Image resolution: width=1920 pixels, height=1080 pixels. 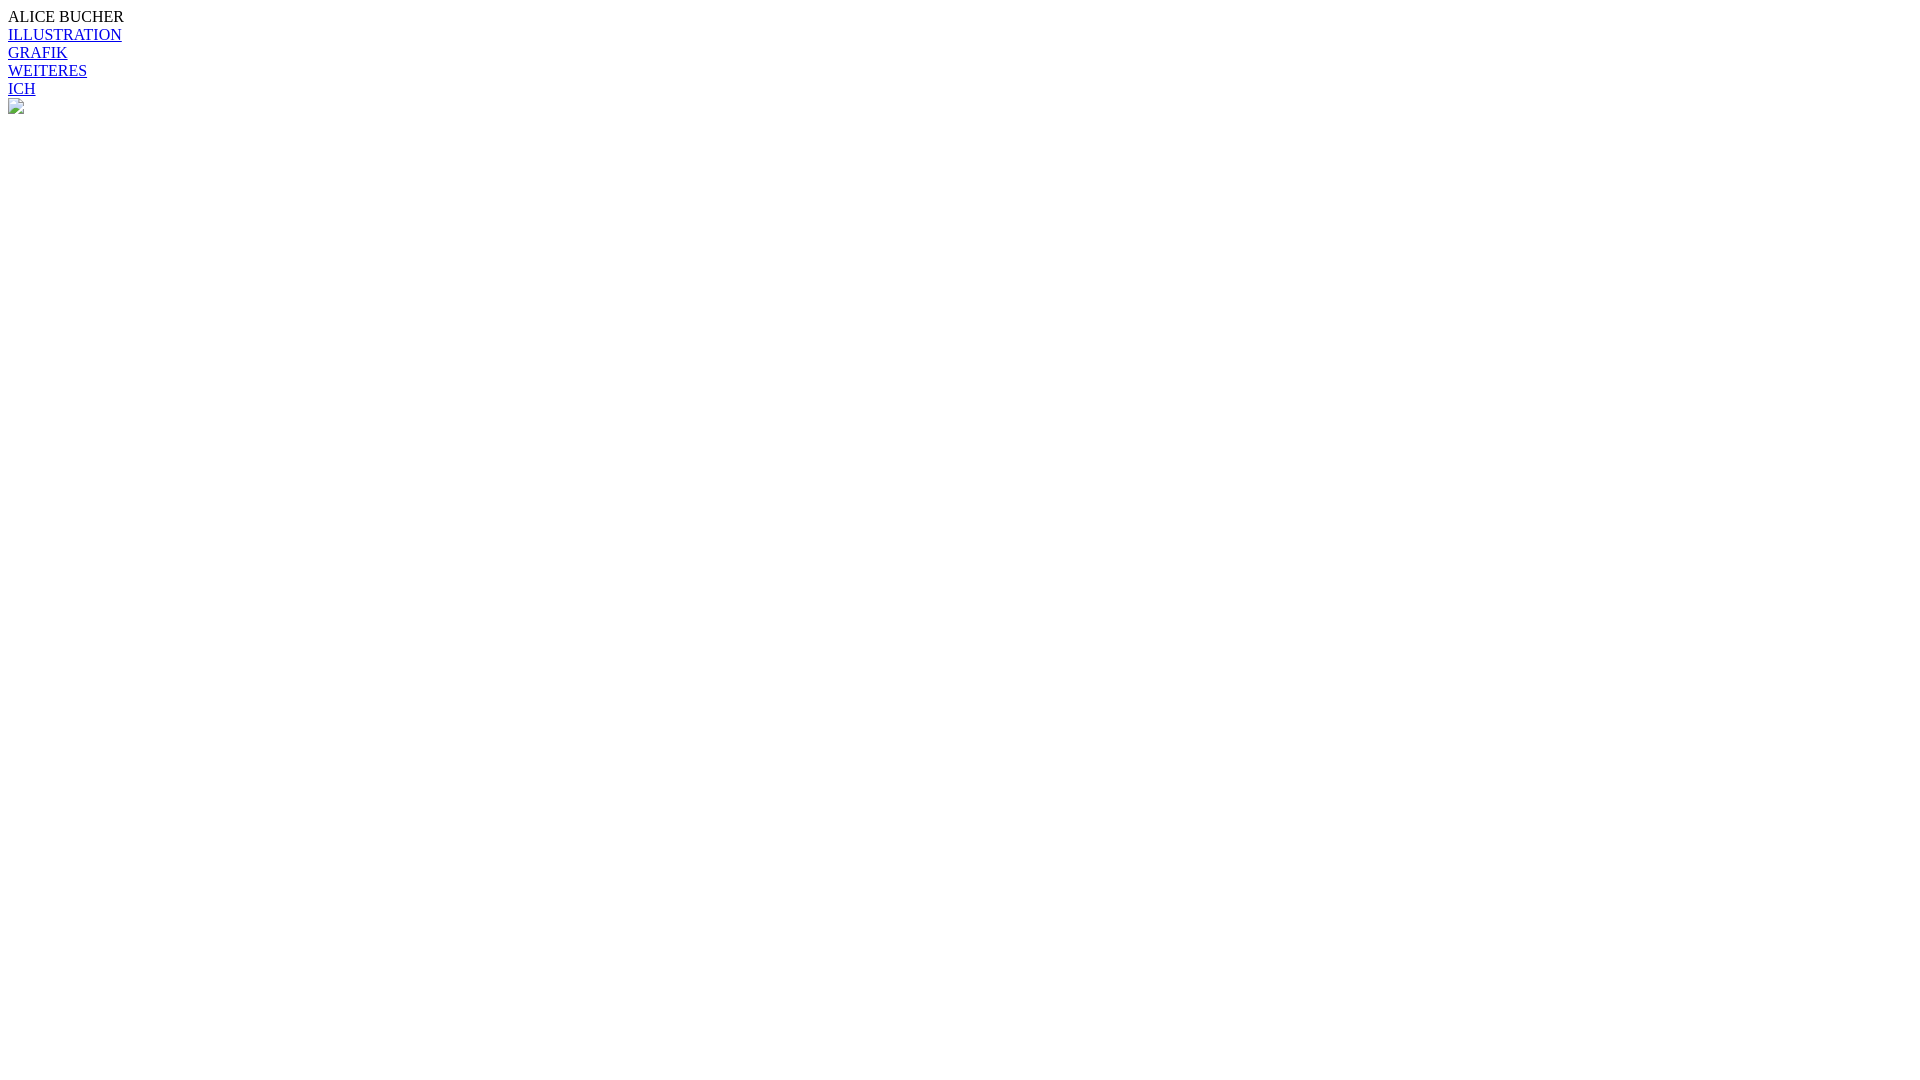 What do you see at coordinates (47, 69) in the screenshot?
I see `'WEITERES'` at bounding box center [47, 69].